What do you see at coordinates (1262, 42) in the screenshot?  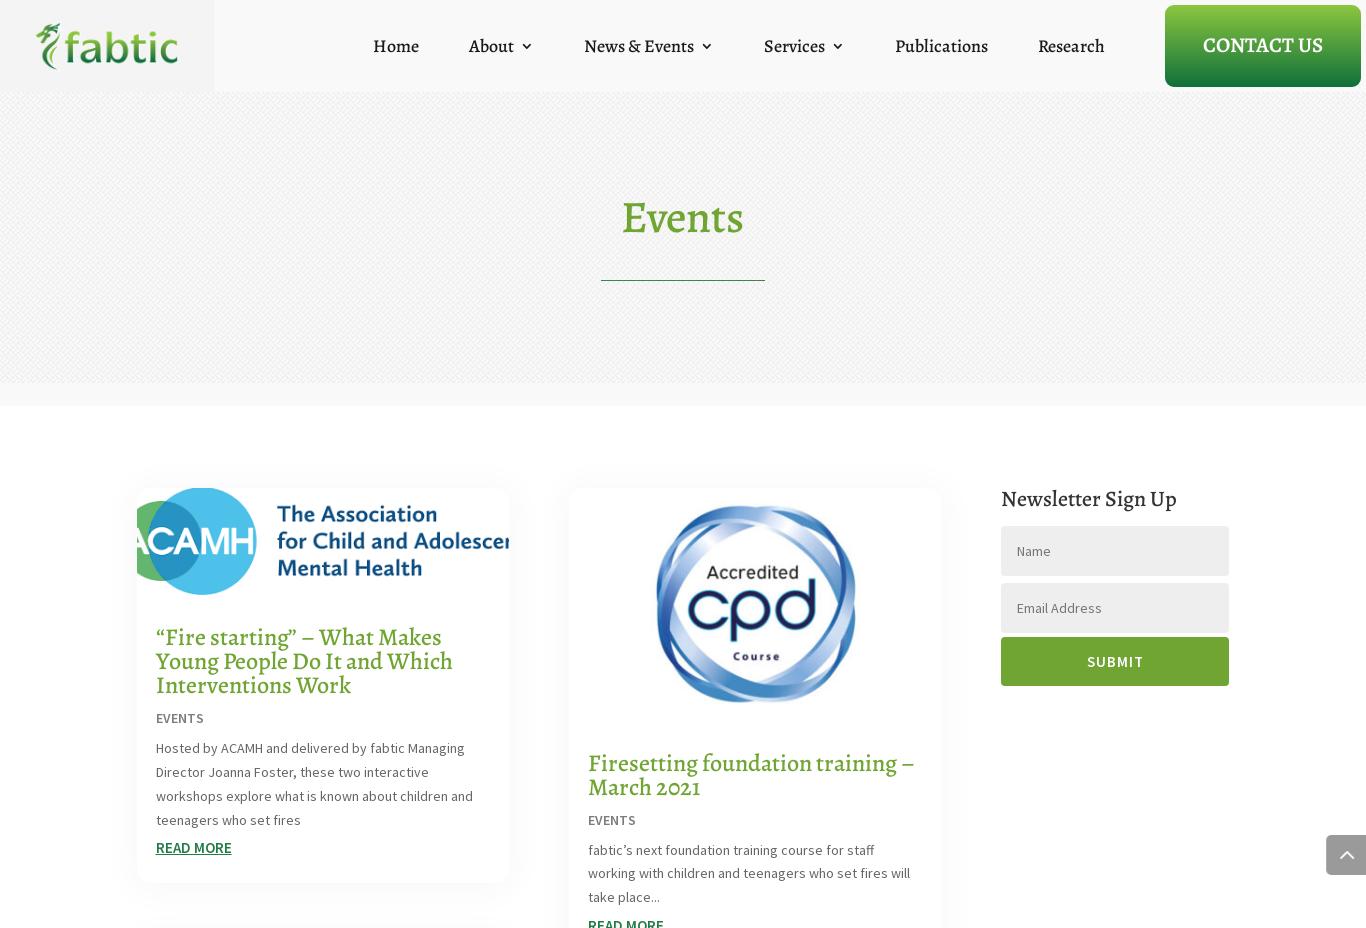 I see `'Contact Us'` at bounding box center [1262, 42].